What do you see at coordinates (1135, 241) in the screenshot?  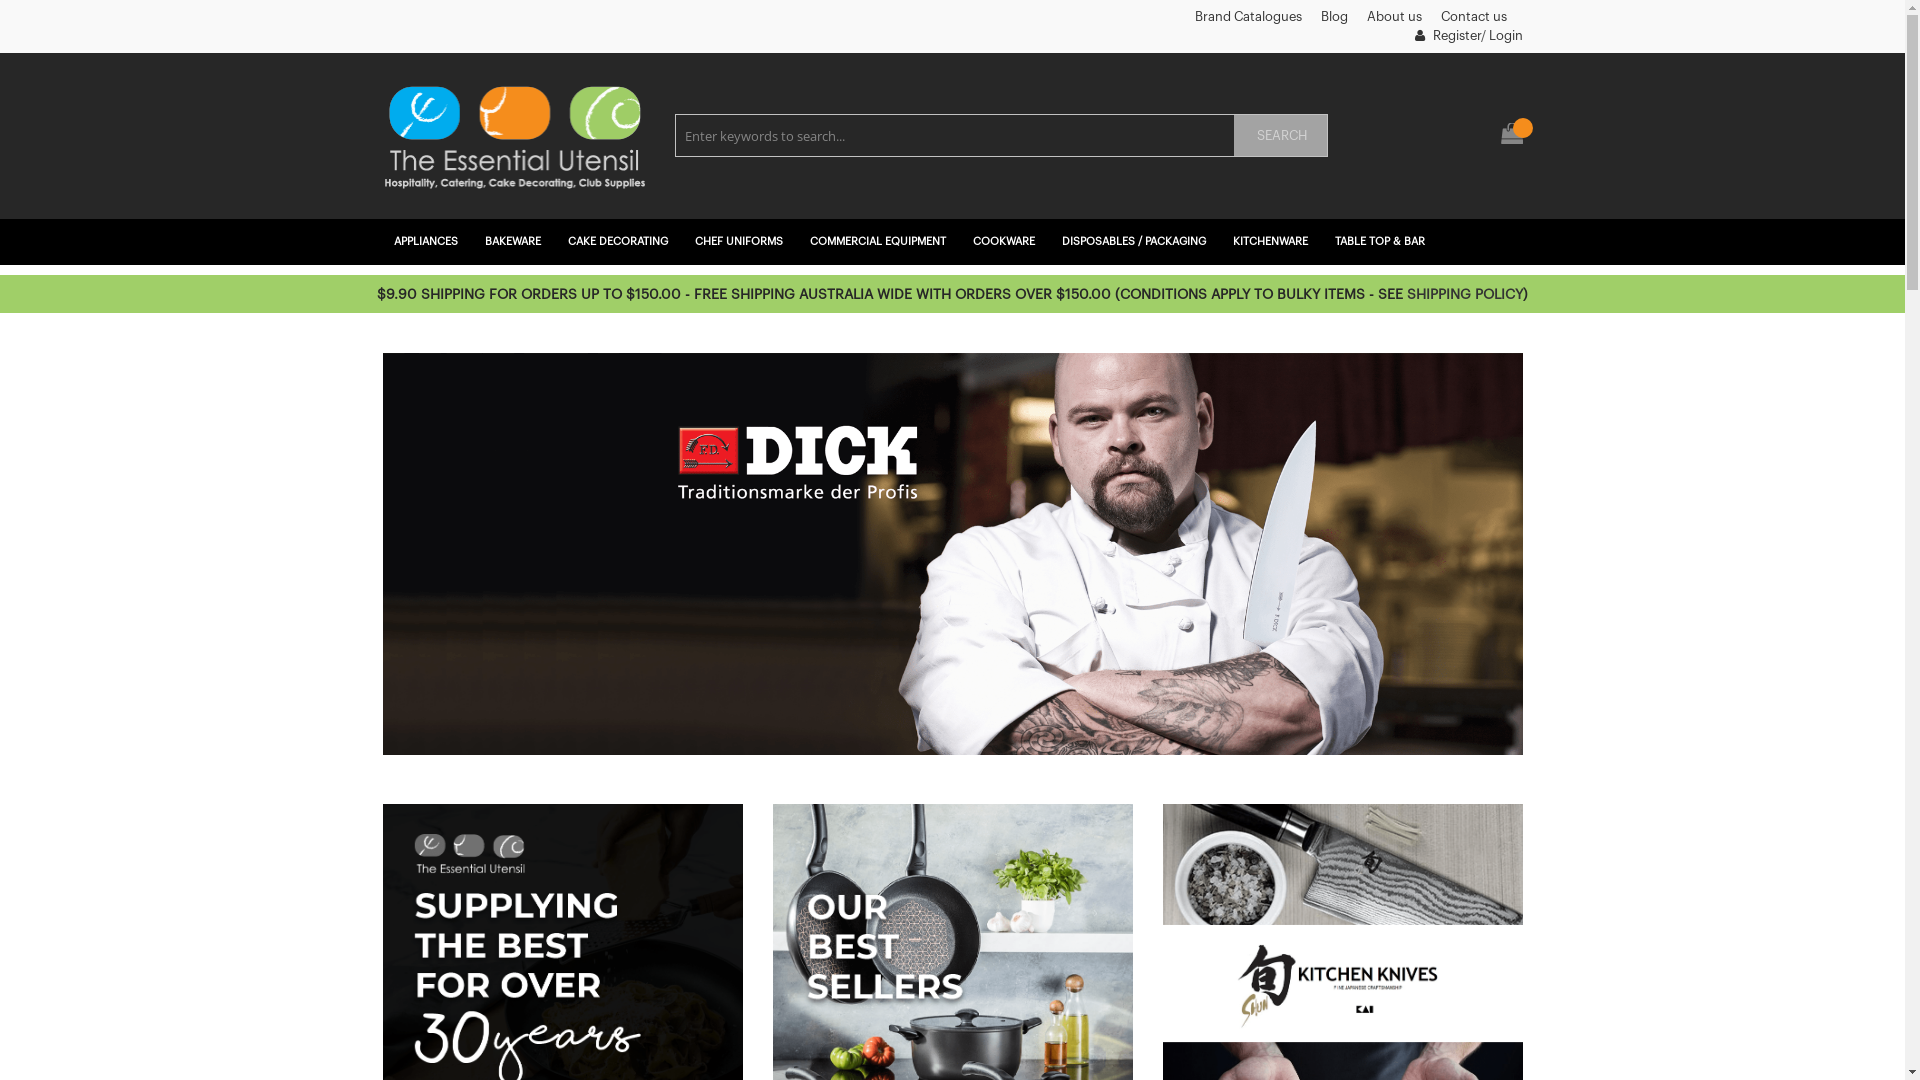 I see `'DISPOSABLES / PACKAGING'` at bounding box center [1135, 241].